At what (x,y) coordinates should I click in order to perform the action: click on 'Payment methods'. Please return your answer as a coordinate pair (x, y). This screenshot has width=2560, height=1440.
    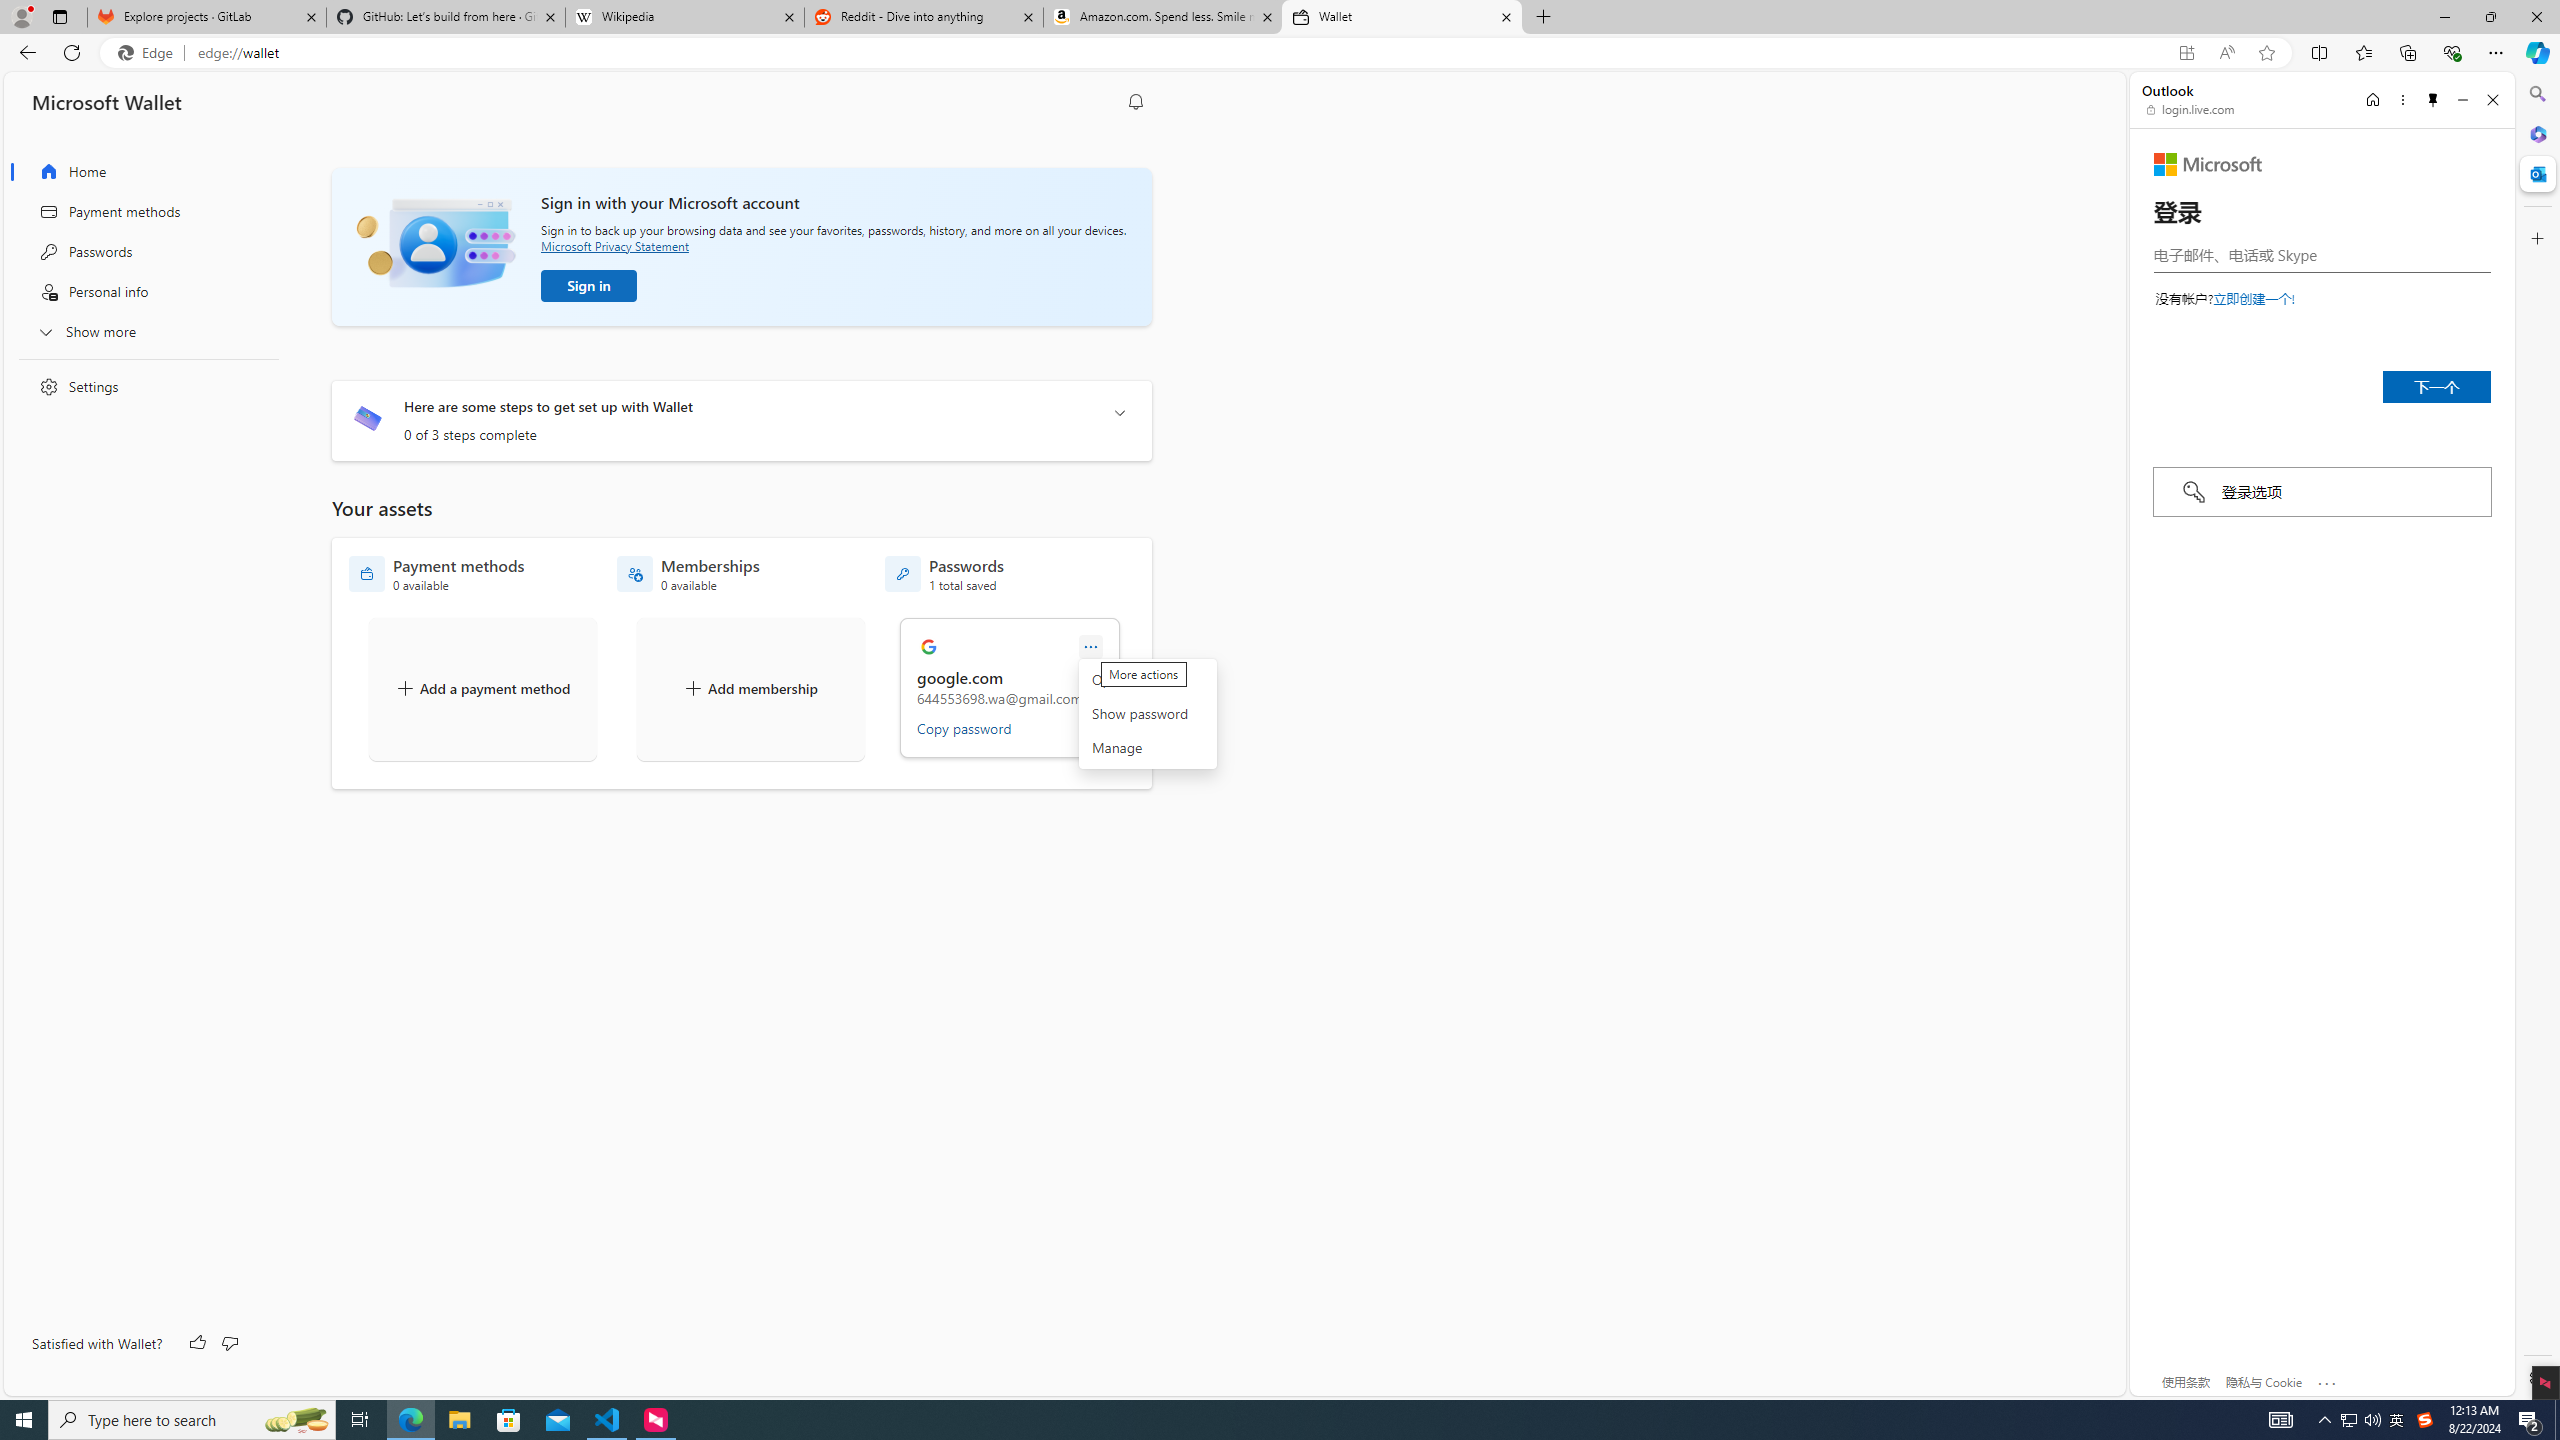
    Looking at the image, I should click on (142, 211).